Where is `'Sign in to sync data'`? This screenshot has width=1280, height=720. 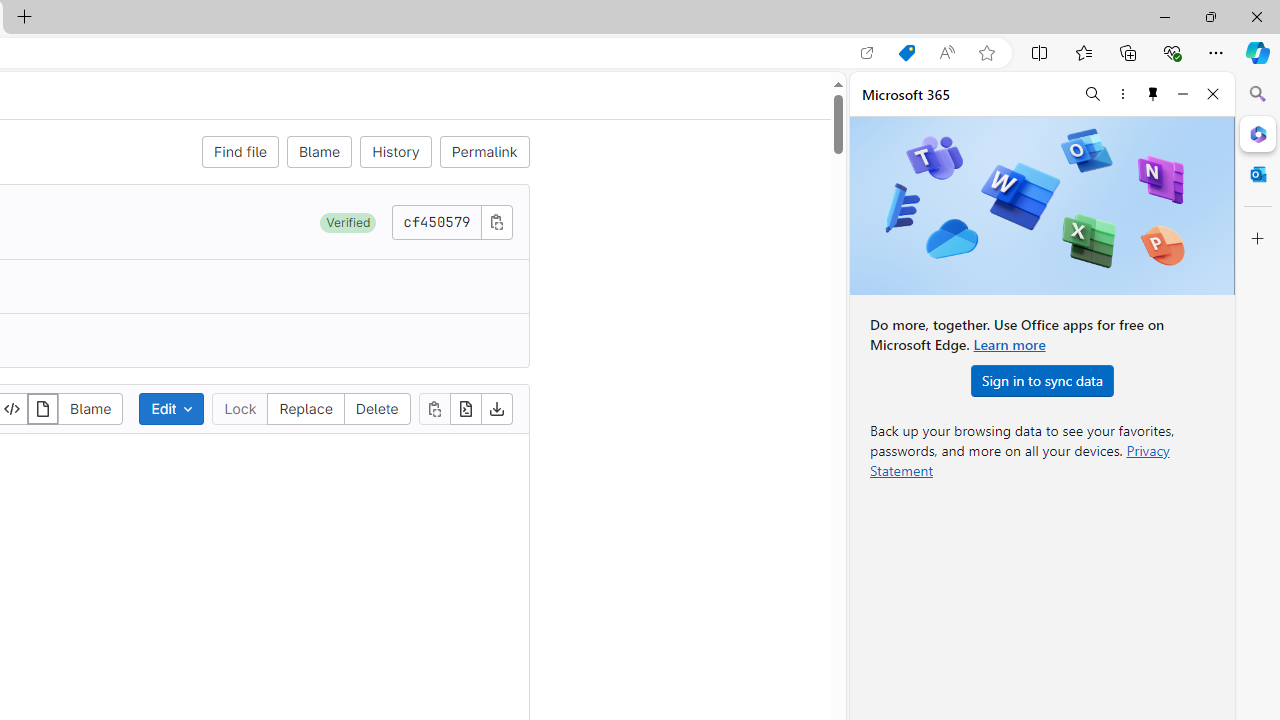 'Sign in to sync data' is located at coordinates (1041, 380).